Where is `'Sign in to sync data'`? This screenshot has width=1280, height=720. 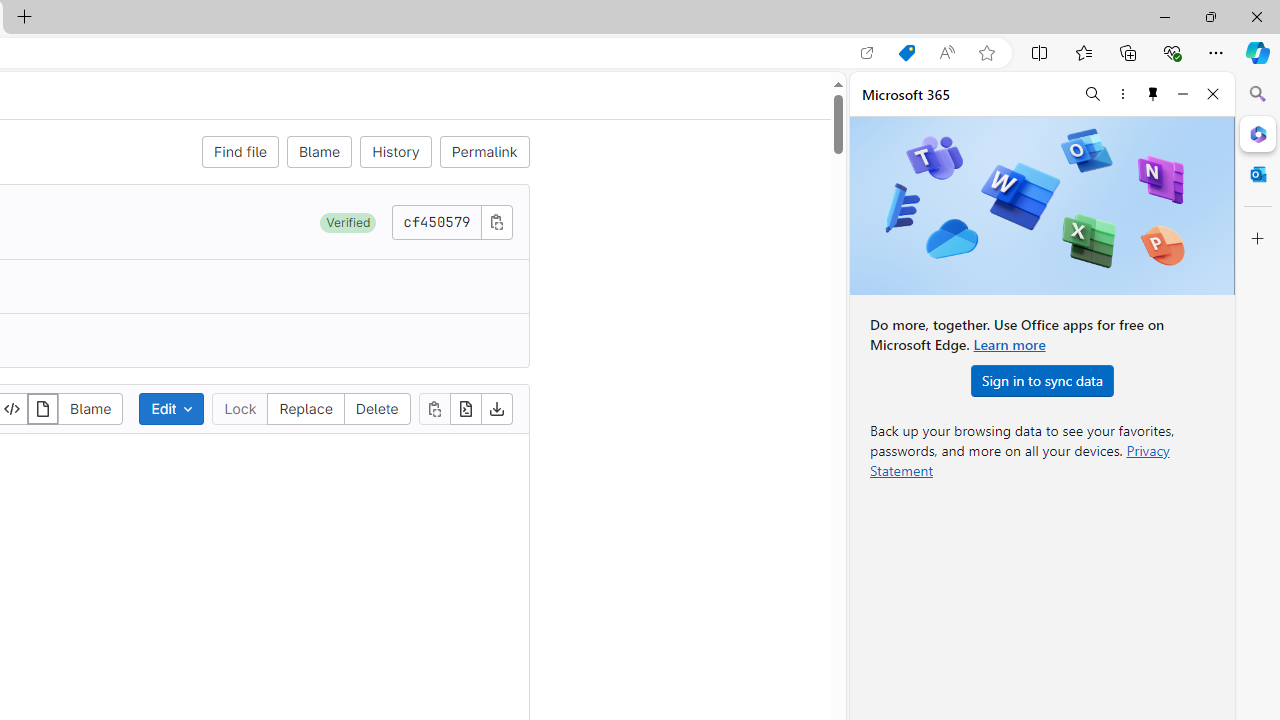 'Sign in to sync data' is located at coordinates (1041, 380).